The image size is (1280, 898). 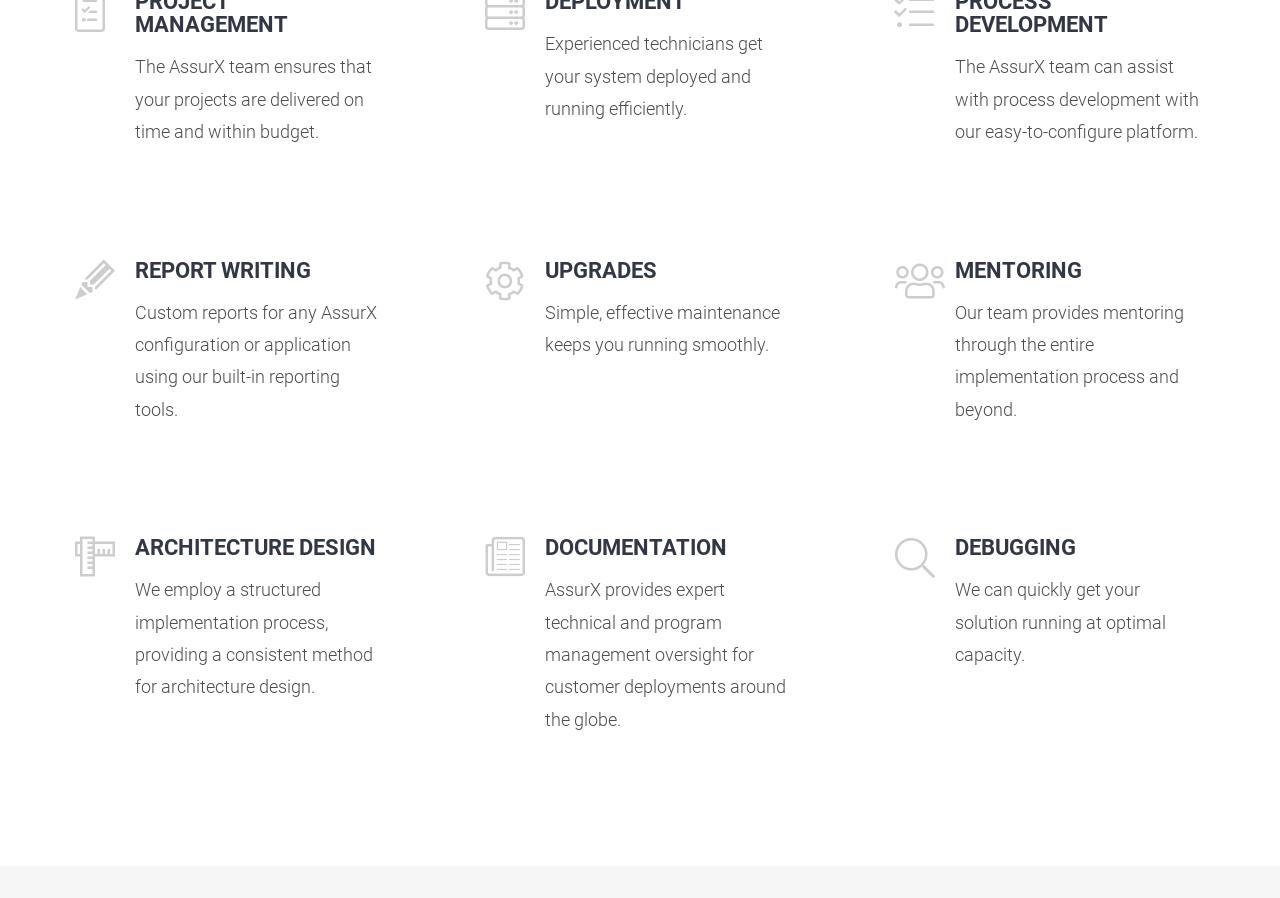 I want to click on 'The AssurX team ensures that your projects are delivered on time and within budget.', so click(x=251, y=97).